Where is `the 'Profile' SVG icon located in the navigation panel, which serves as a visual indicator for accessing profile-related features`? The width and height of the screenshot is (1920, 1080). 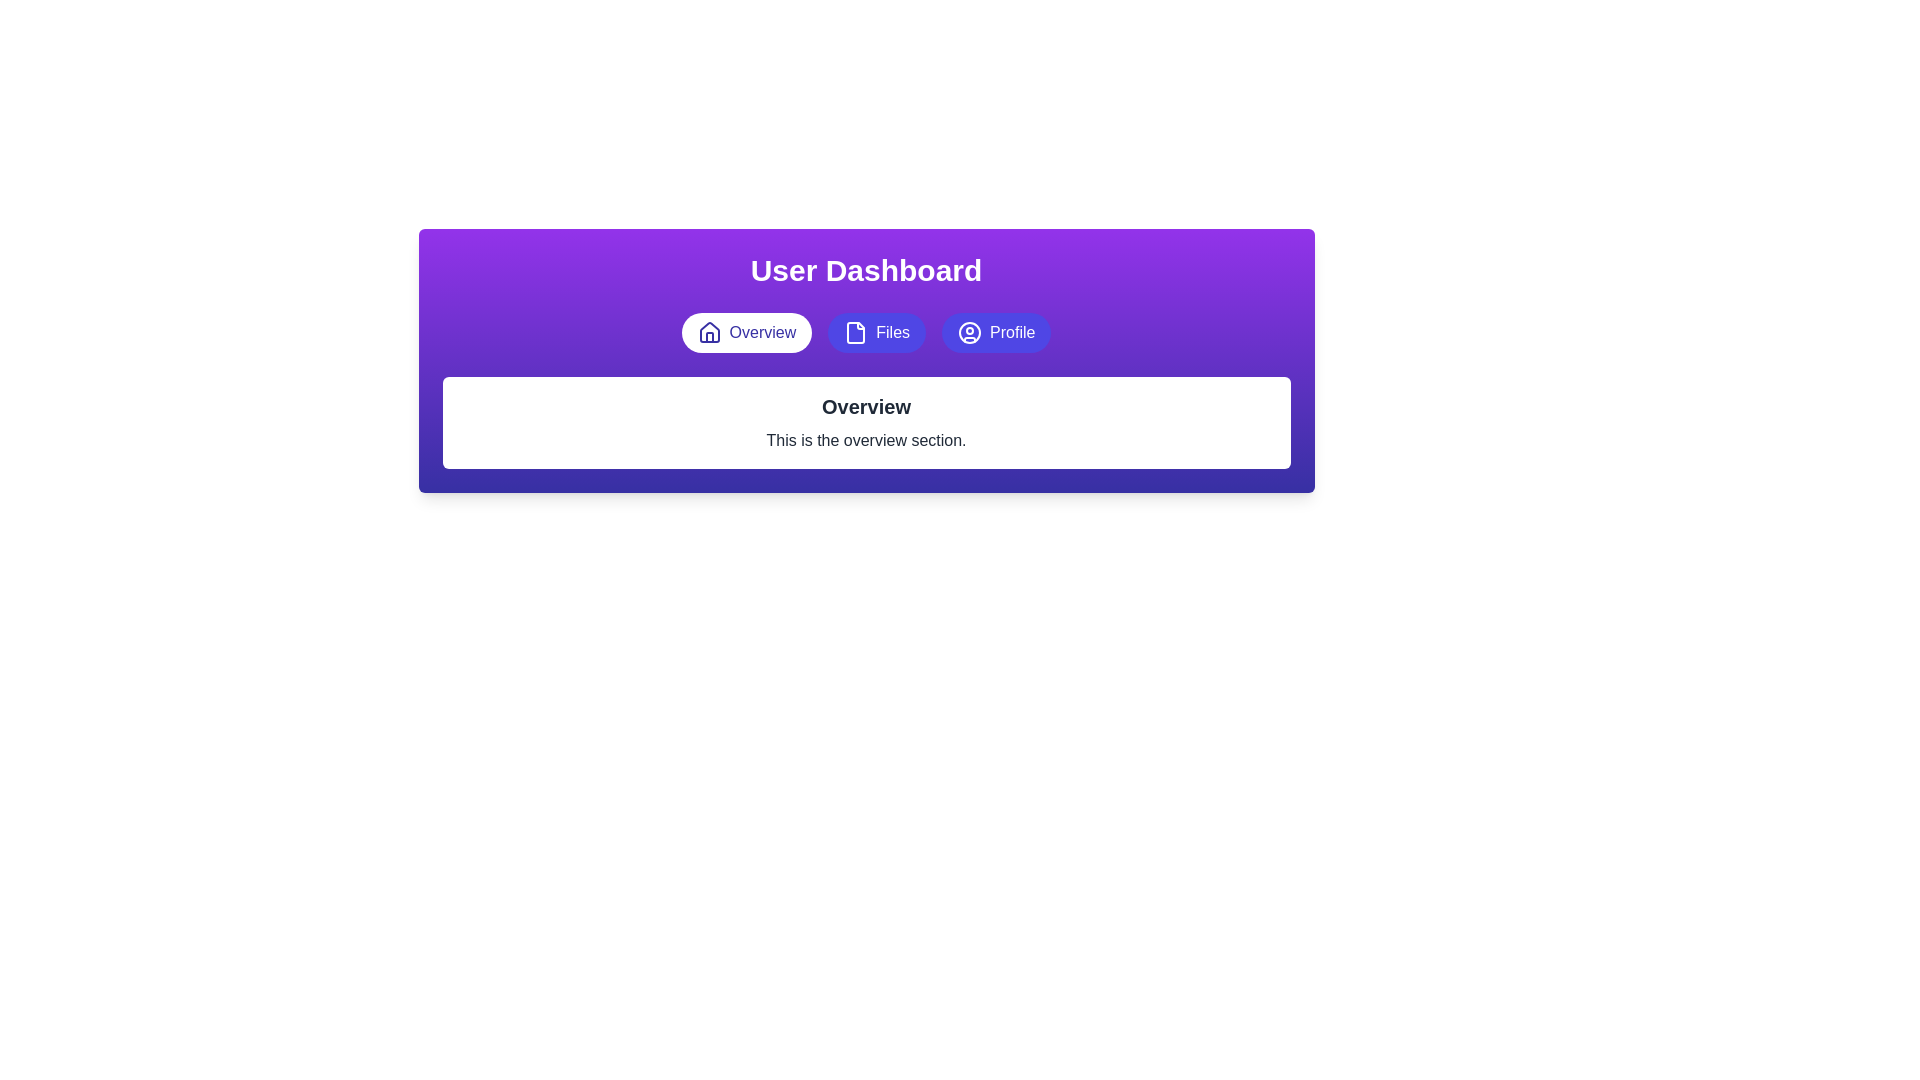
the 'Profile' SVG icon located in the navigation panel, which serves as a visual indicator for accessing profile-related features is located at coordinates (969, 331).